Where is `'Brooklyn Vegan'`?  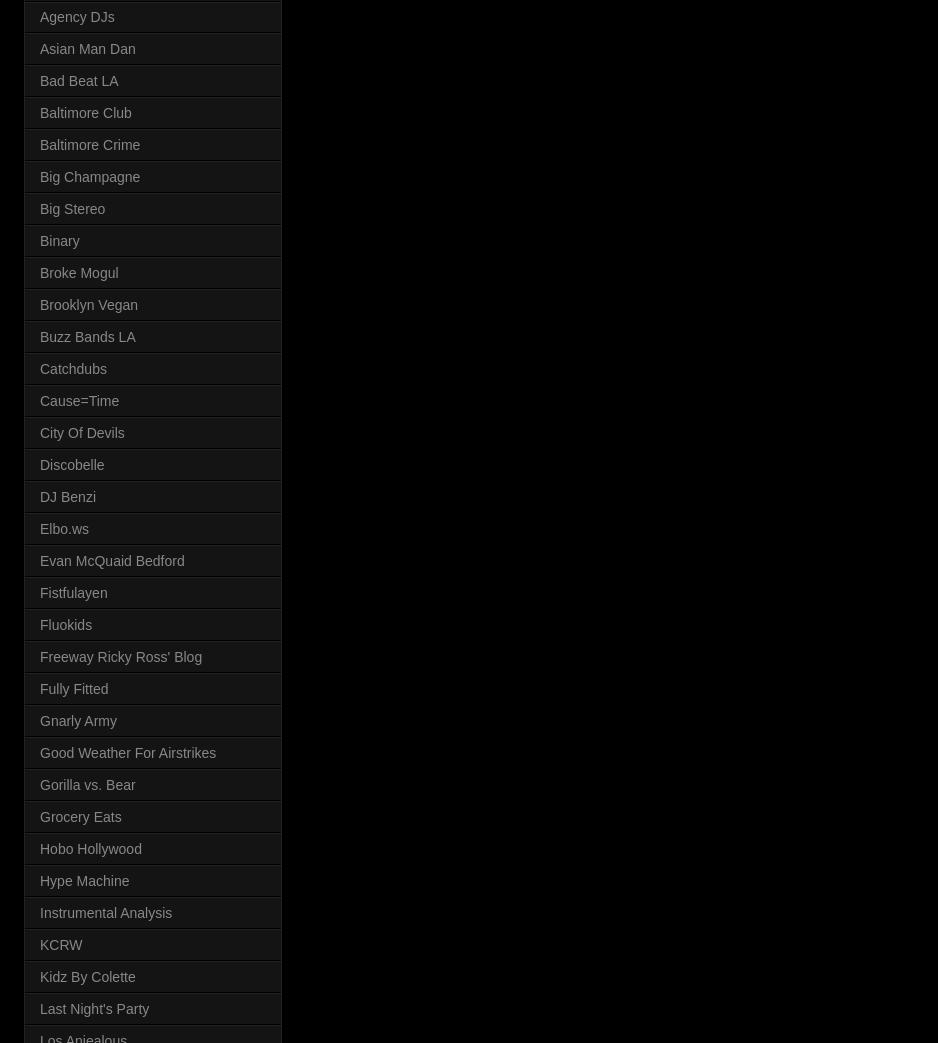 'Brooklyn Vegan' is located at coordinates (89, 303).